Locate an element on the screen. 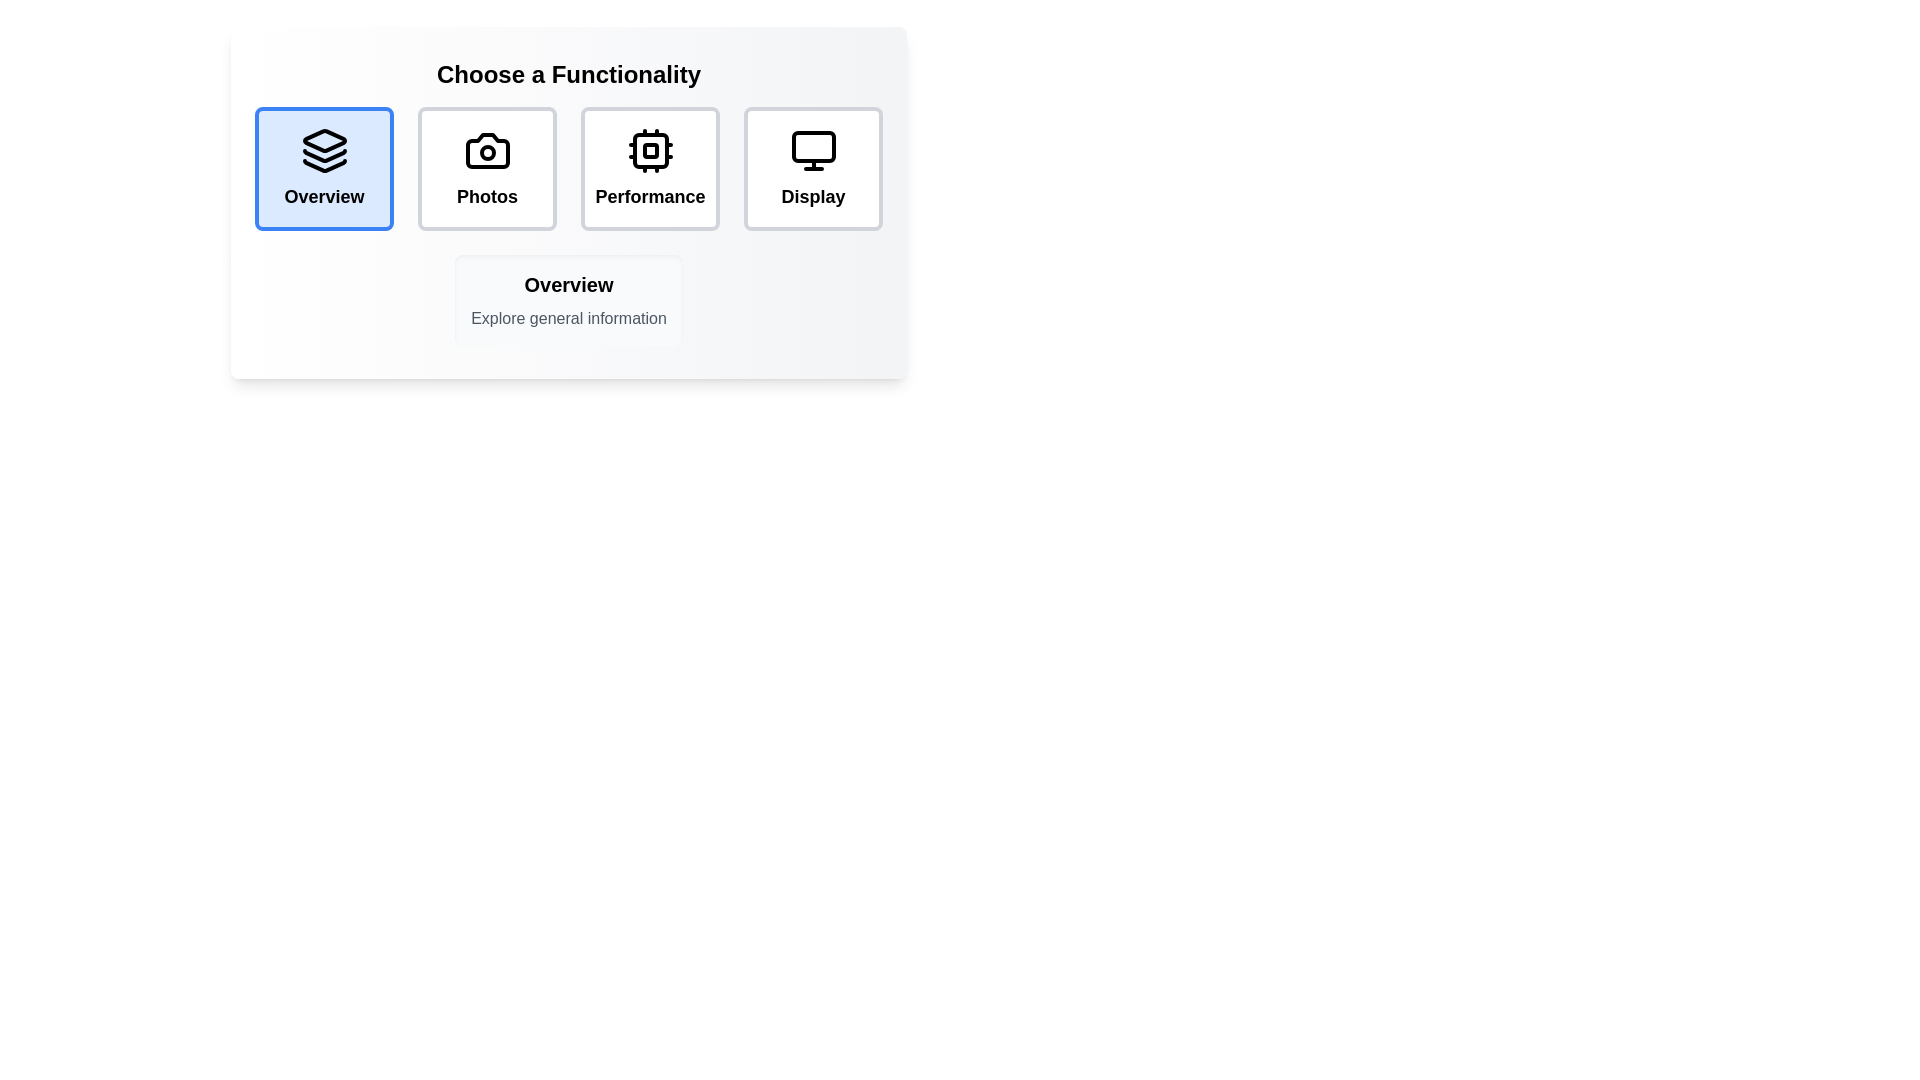 This screenshot has height=1080, width=1920. the layered icon composed of three stacked parallelograms with a black outline in a light blue square background is located at coordinates (324, 149).